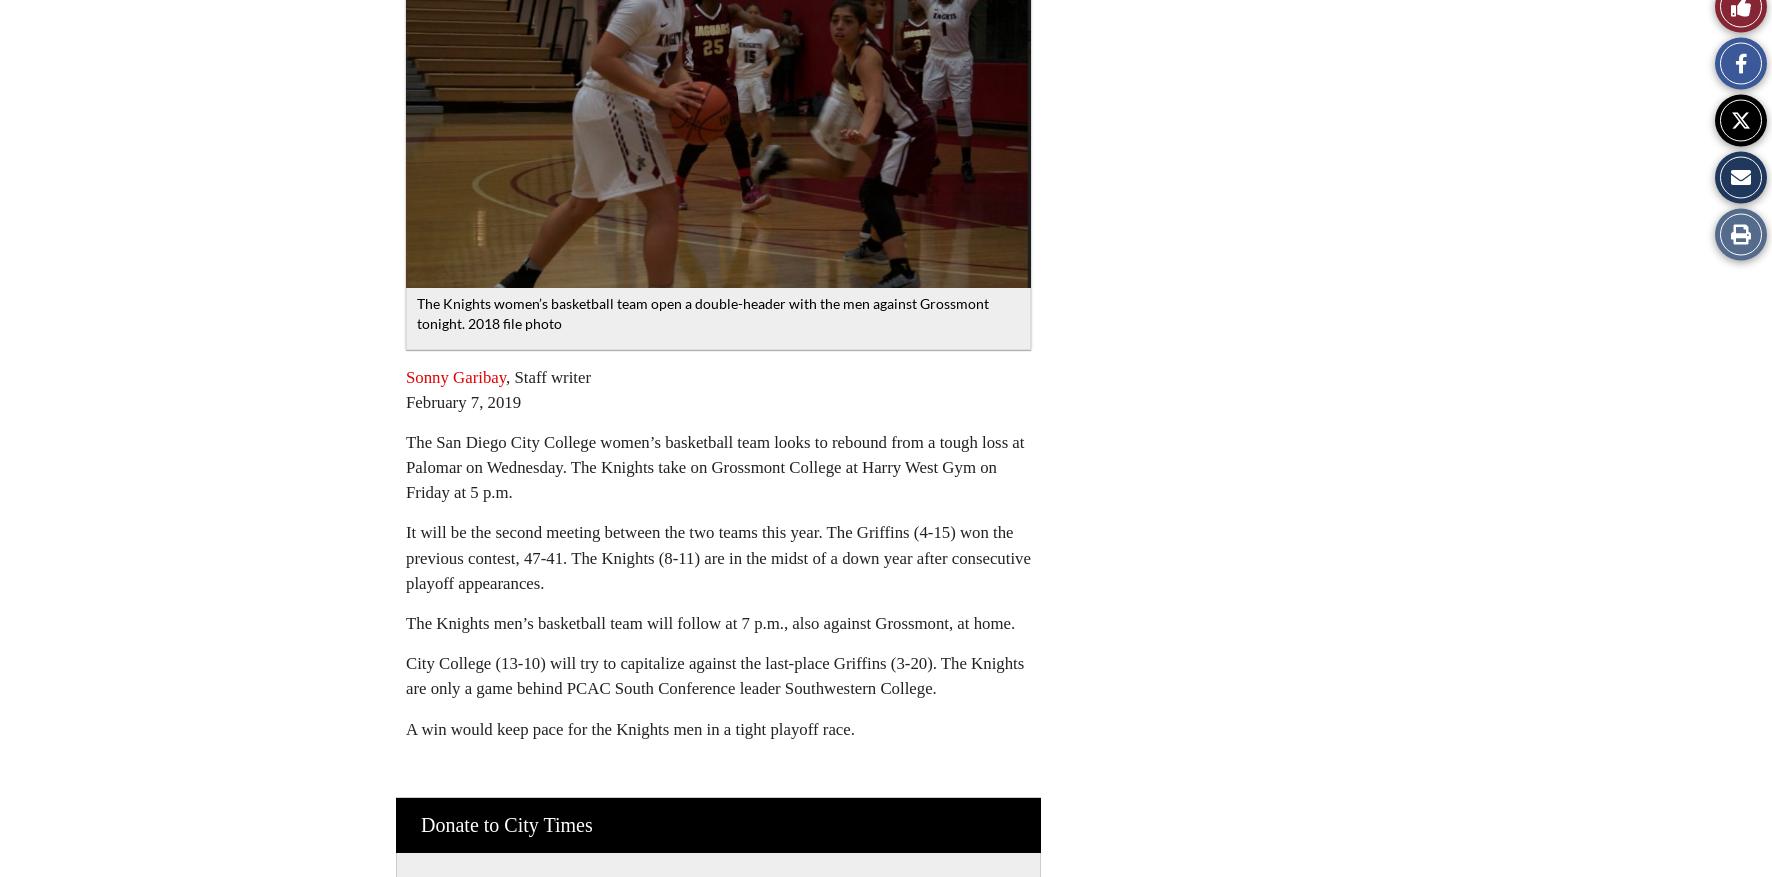 The height and width of the screenshot is (877, 1772). What do you see at coordinates (547, 376) in the screenshot?
I see `', Staff writer'` at bounding box center [547, 376].